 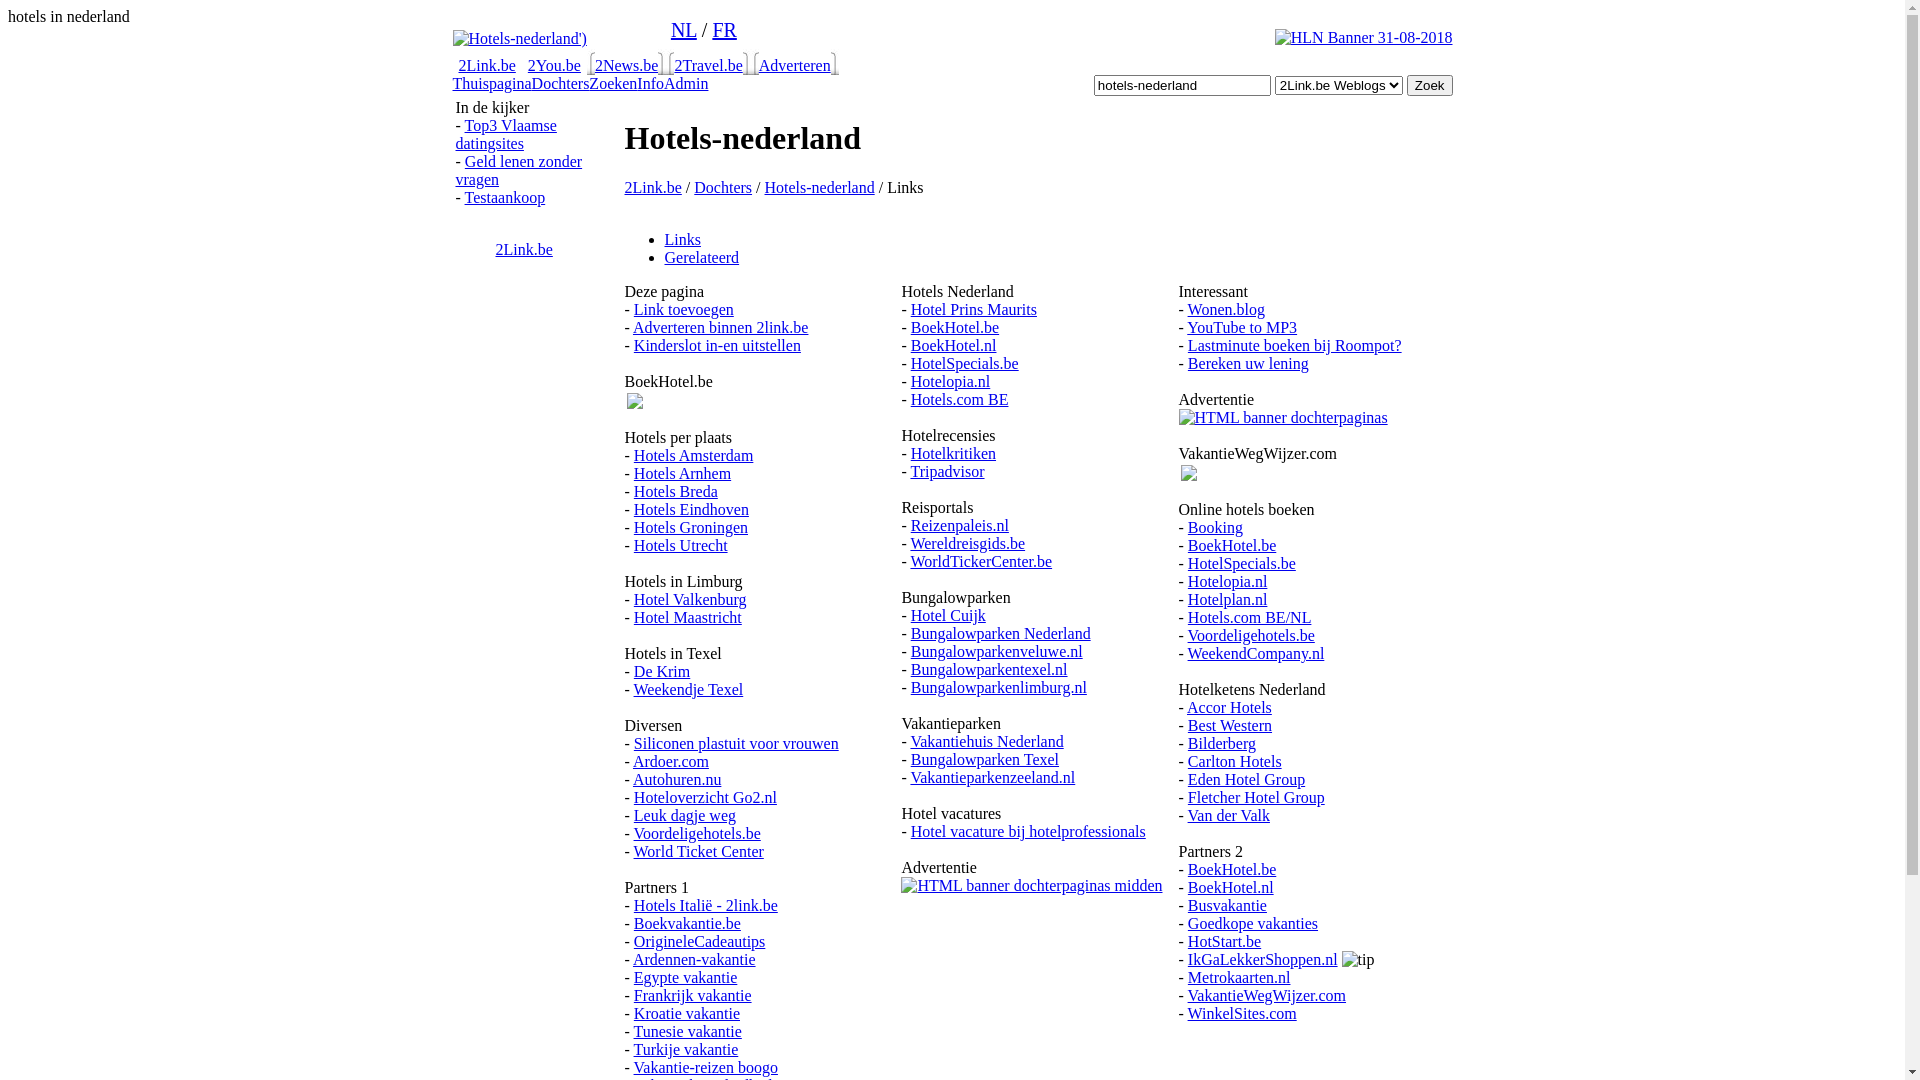 What do you see at coordinates (1233, 761) in the screenshot?
I see `'Carlton Hotels'` at bounding box center [1233, 761].